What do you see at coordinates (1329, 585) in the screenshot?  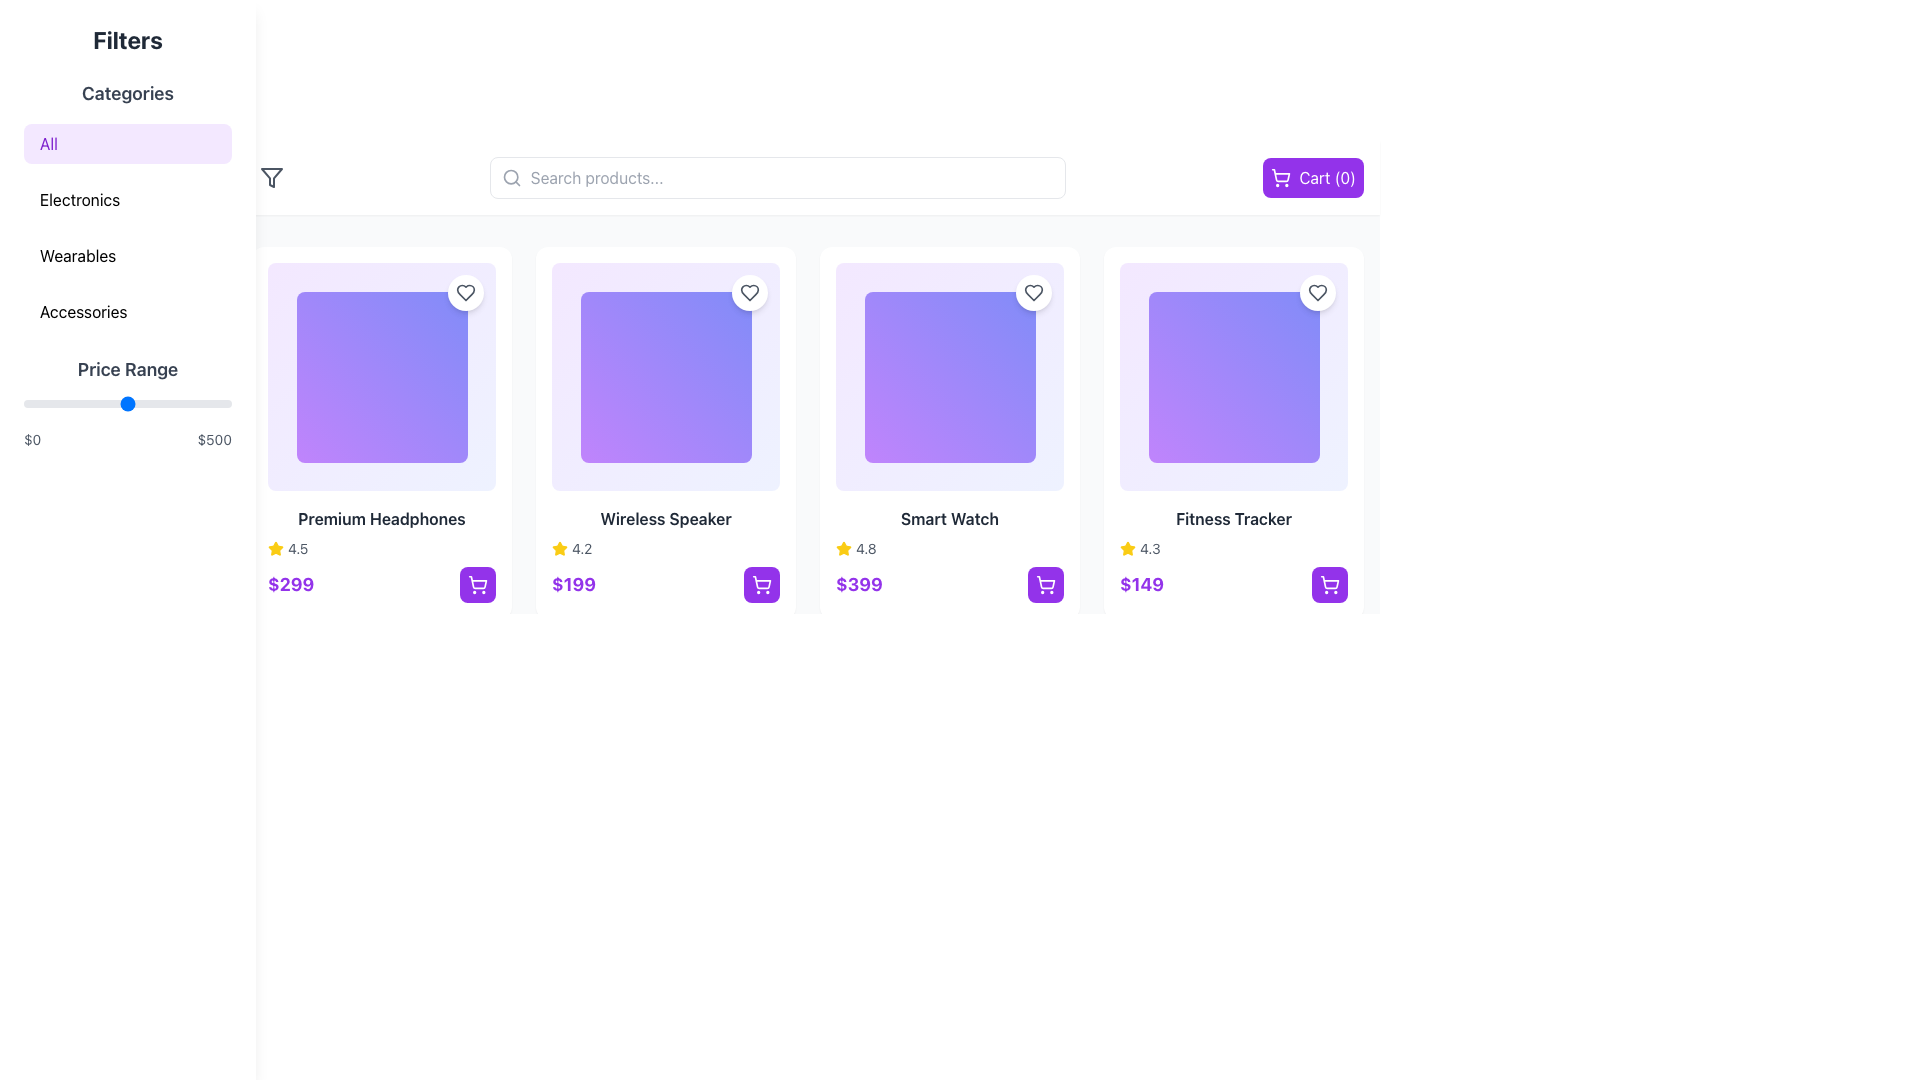 I see `the button located at the bottom-right corner of the 'Fitness Tracker' product card` at bounding box center [1329, 585].